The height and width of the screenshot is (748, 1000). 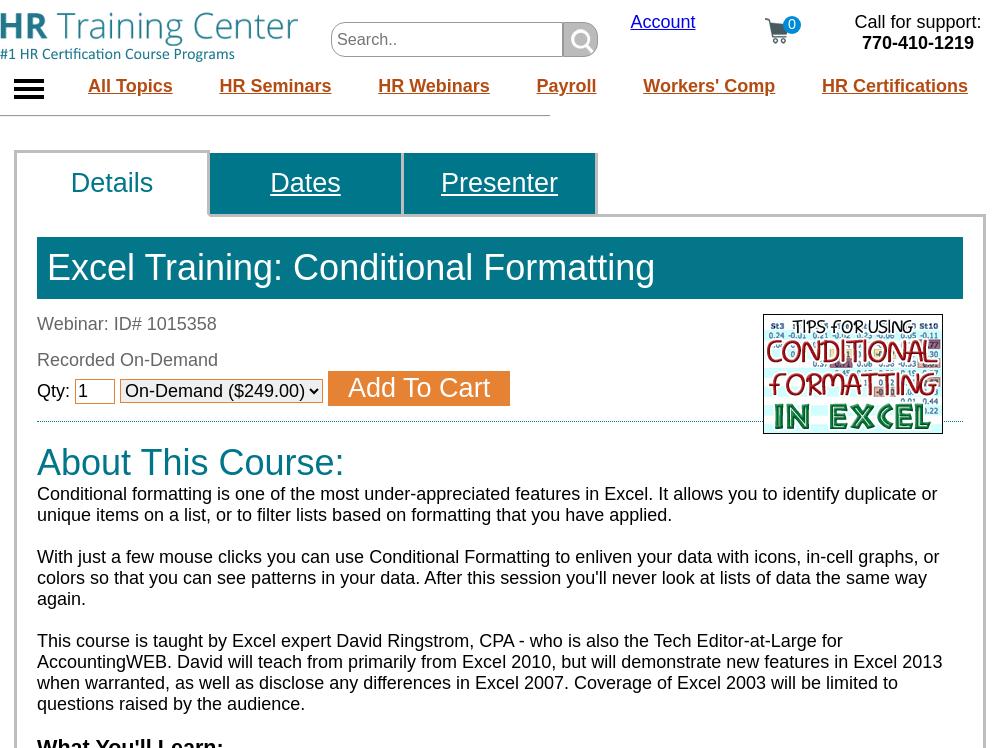 I want to click on 'All Topics', so click(x=130, y=83).